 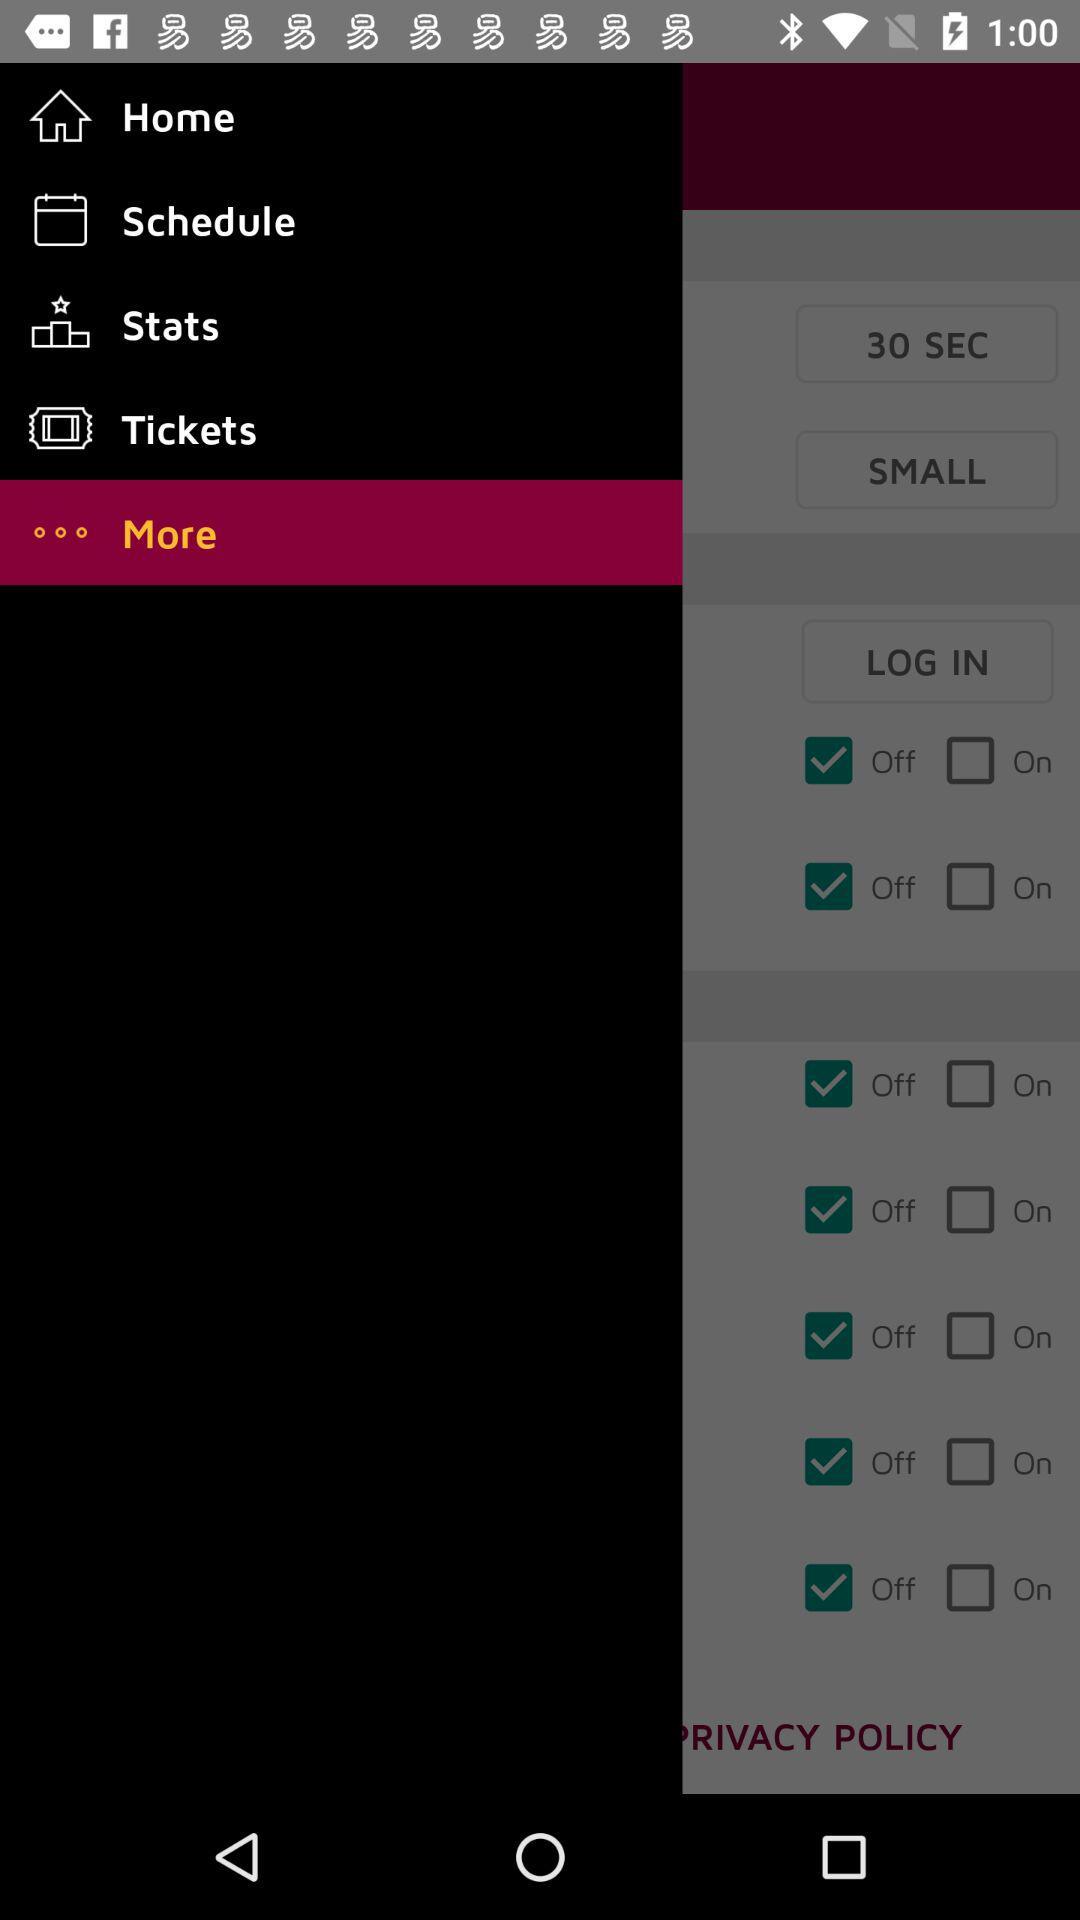 I want to click on off in first row, so click(x=856, y=760).